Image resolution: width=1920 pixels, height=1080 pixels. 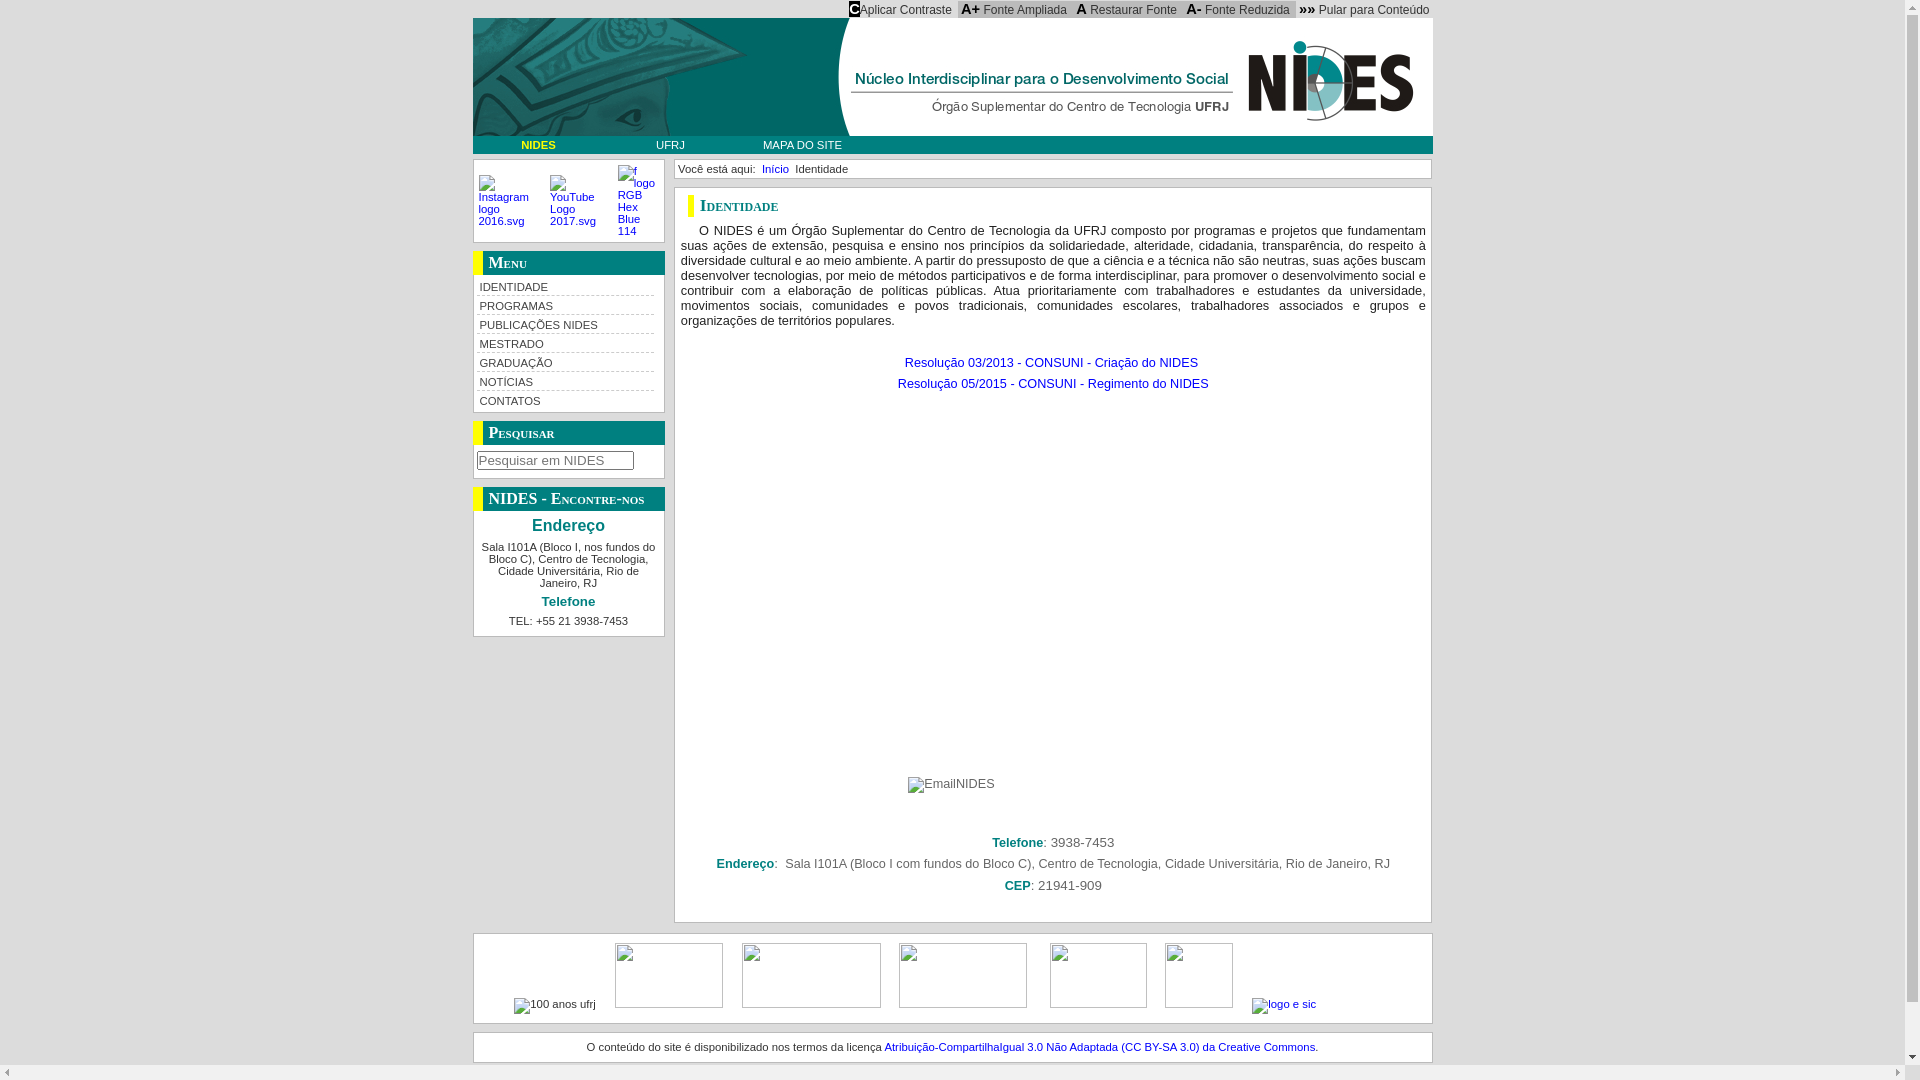 What do you see at coordinates (845, 8) in the screenshot?
I see `'CAplicar Contraste'` at bounding box center [845, 8].